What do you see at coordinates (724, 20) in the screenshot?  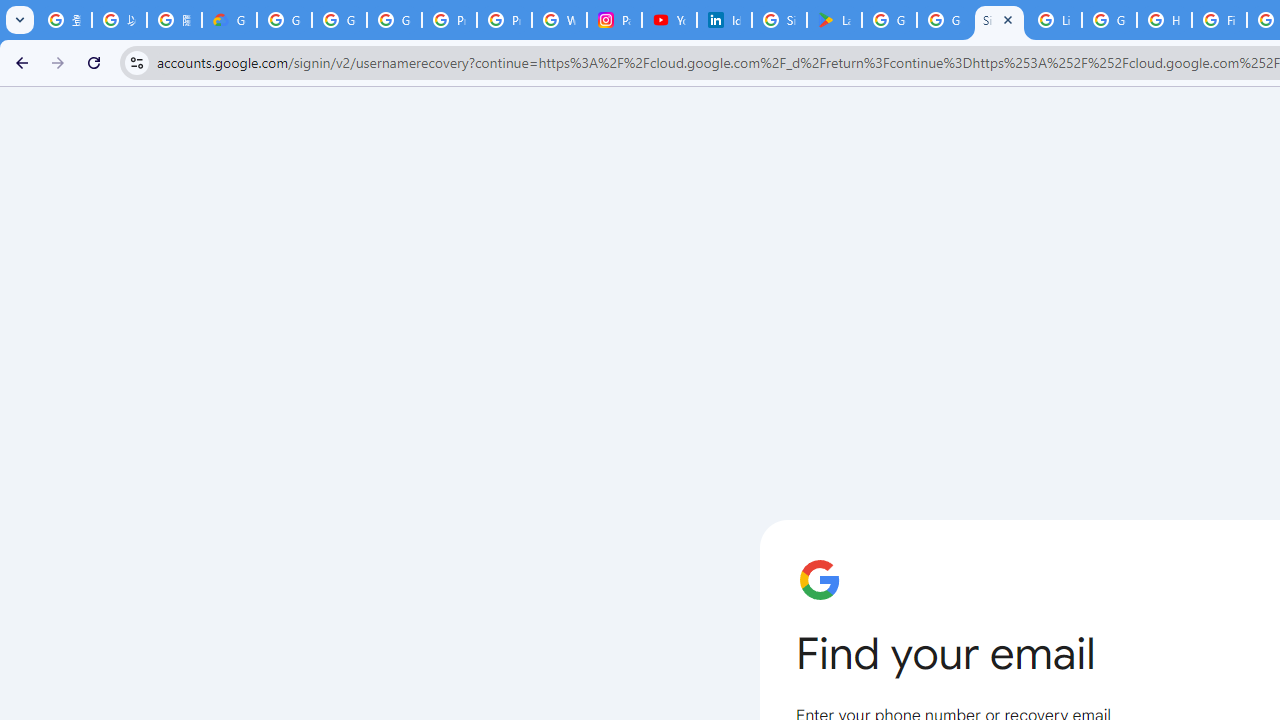 I see `'Identity verification via Persona | LinkedIn Help'` at bounding box center [724, 20].